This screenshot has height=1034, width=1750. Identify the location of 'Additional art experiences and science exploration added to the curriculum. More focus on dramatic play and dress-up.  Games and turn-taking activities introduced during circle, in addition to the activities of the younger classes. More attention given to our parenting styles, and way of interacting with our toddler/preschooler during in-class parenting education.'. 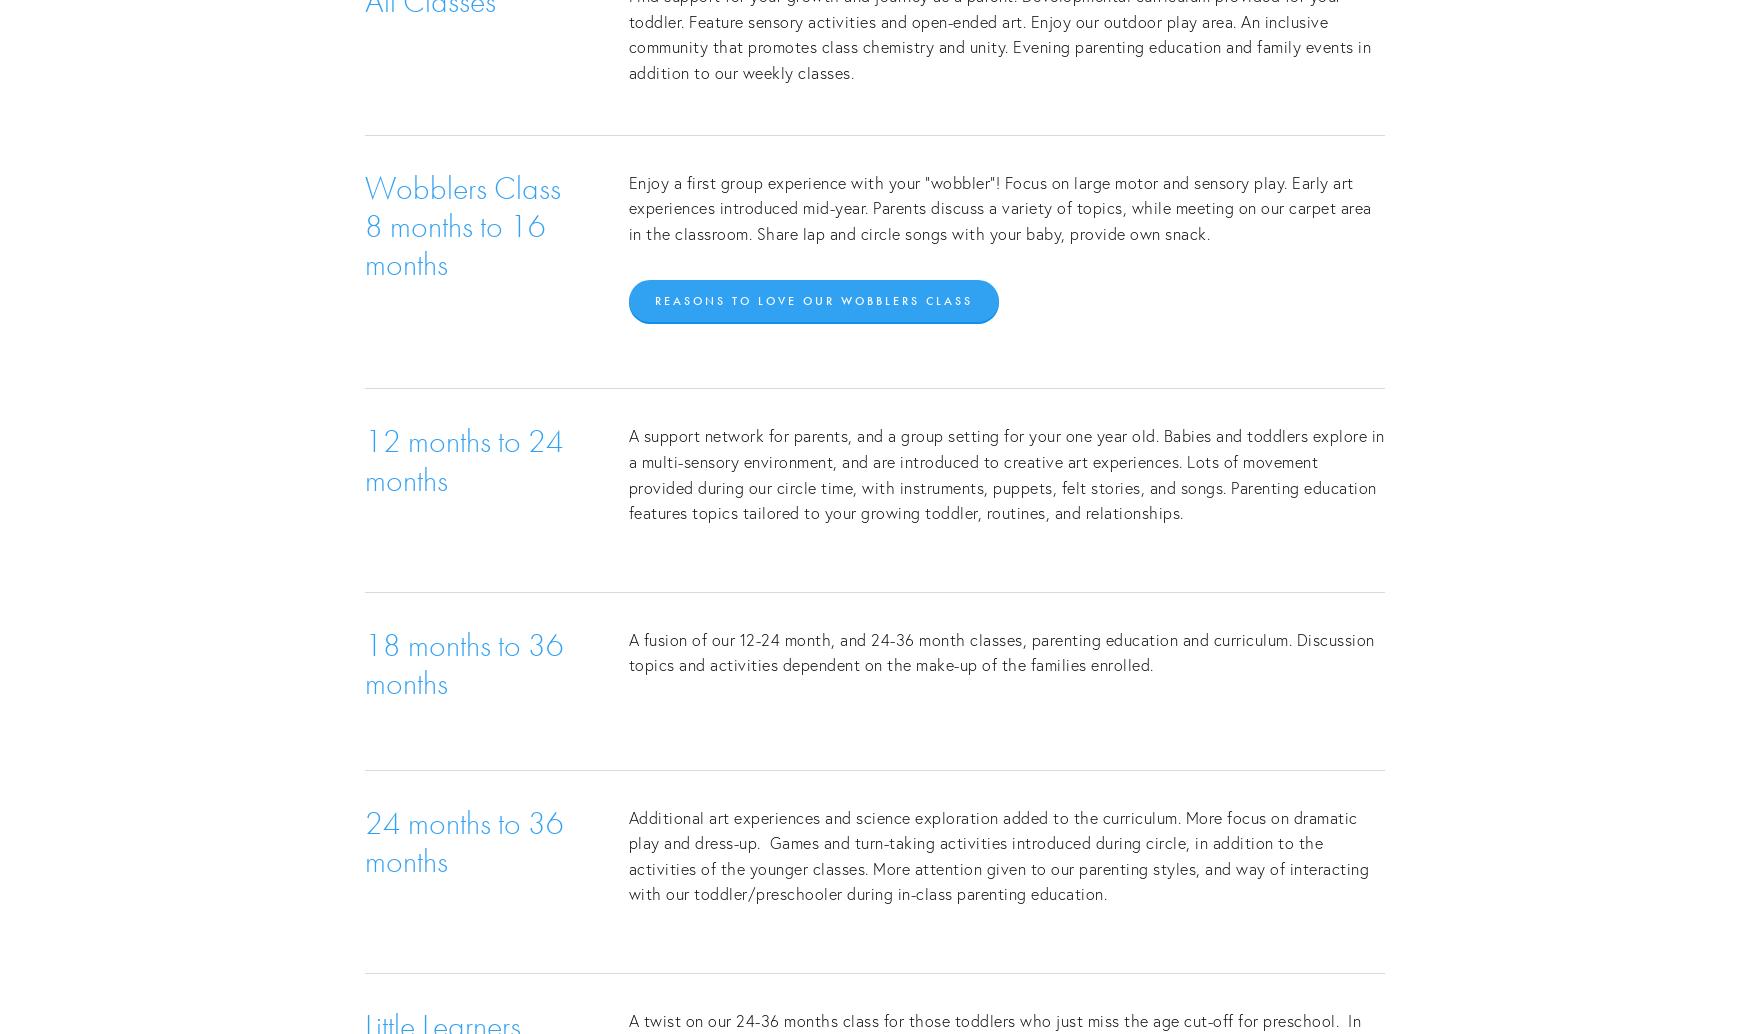
(1000, 854).